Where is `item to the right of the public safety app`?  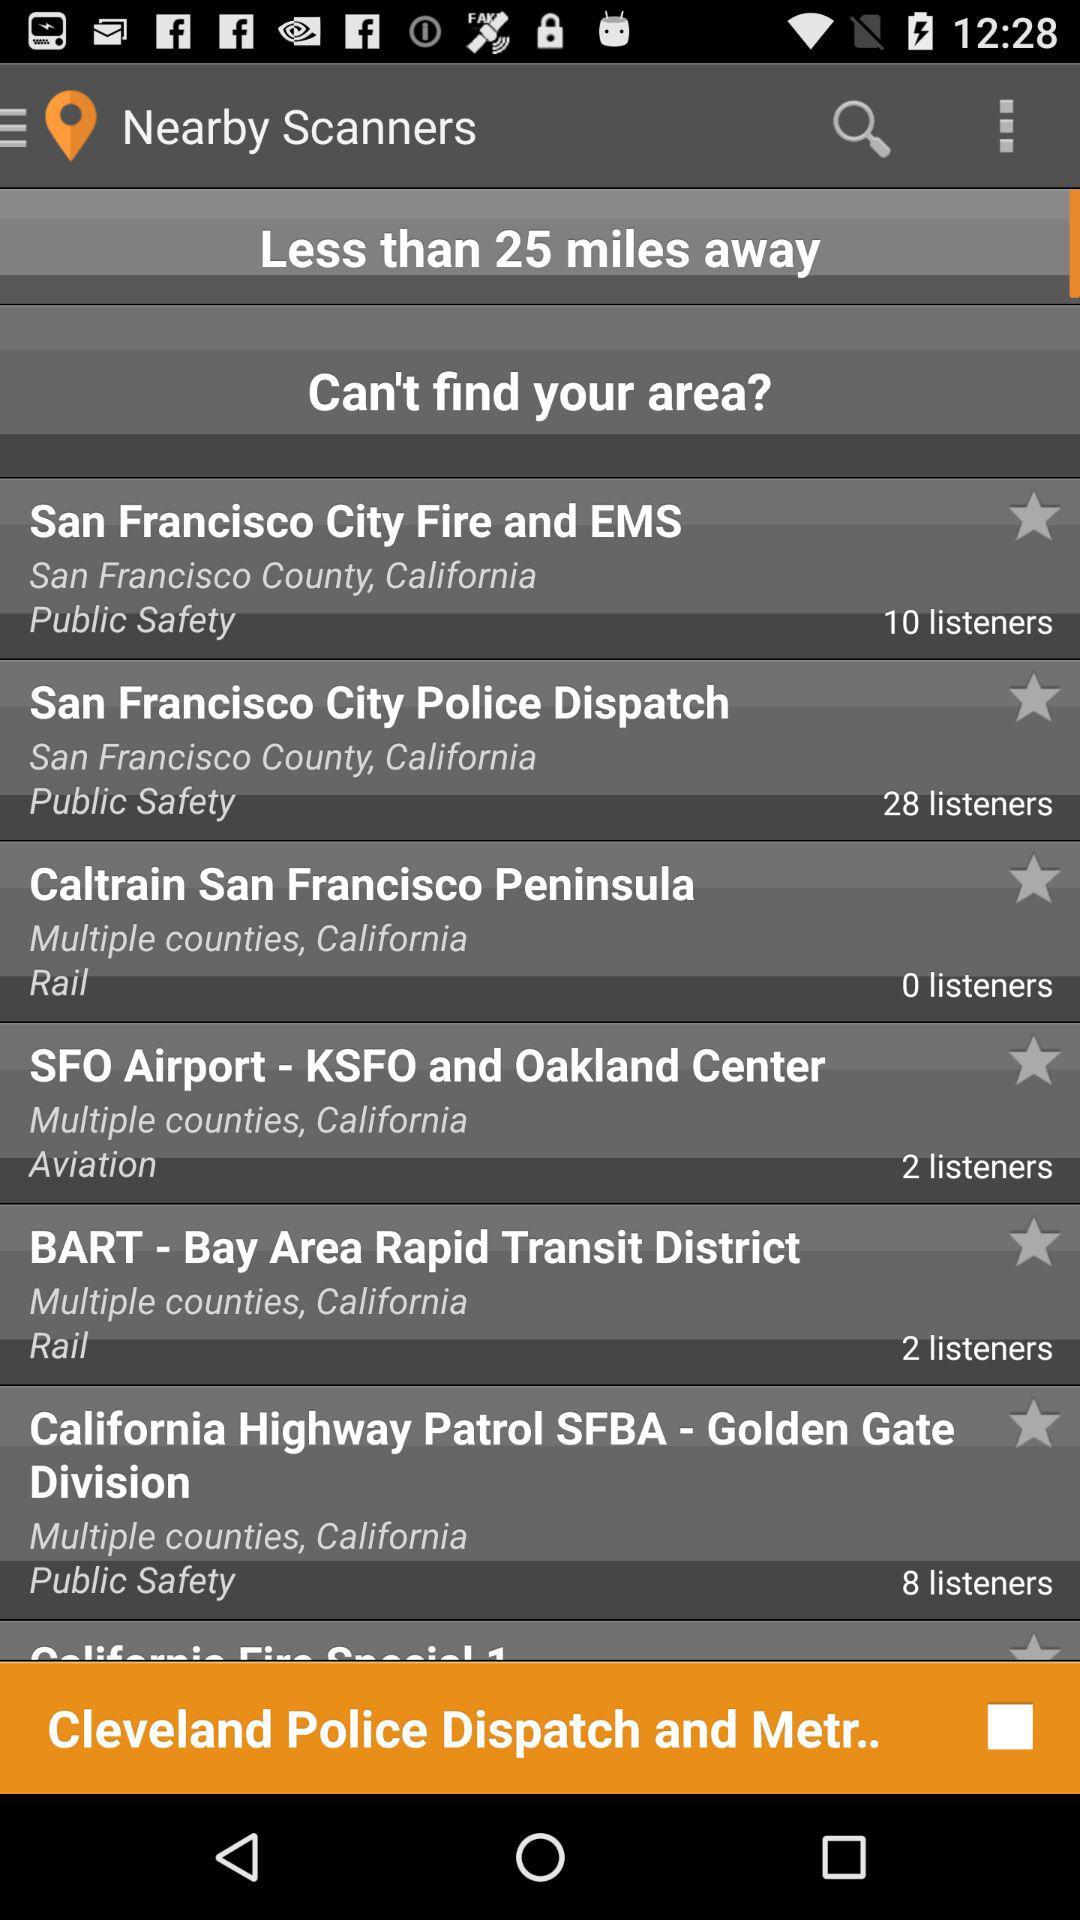 item to the right of the public safety app is located at coordinates (980, 810).